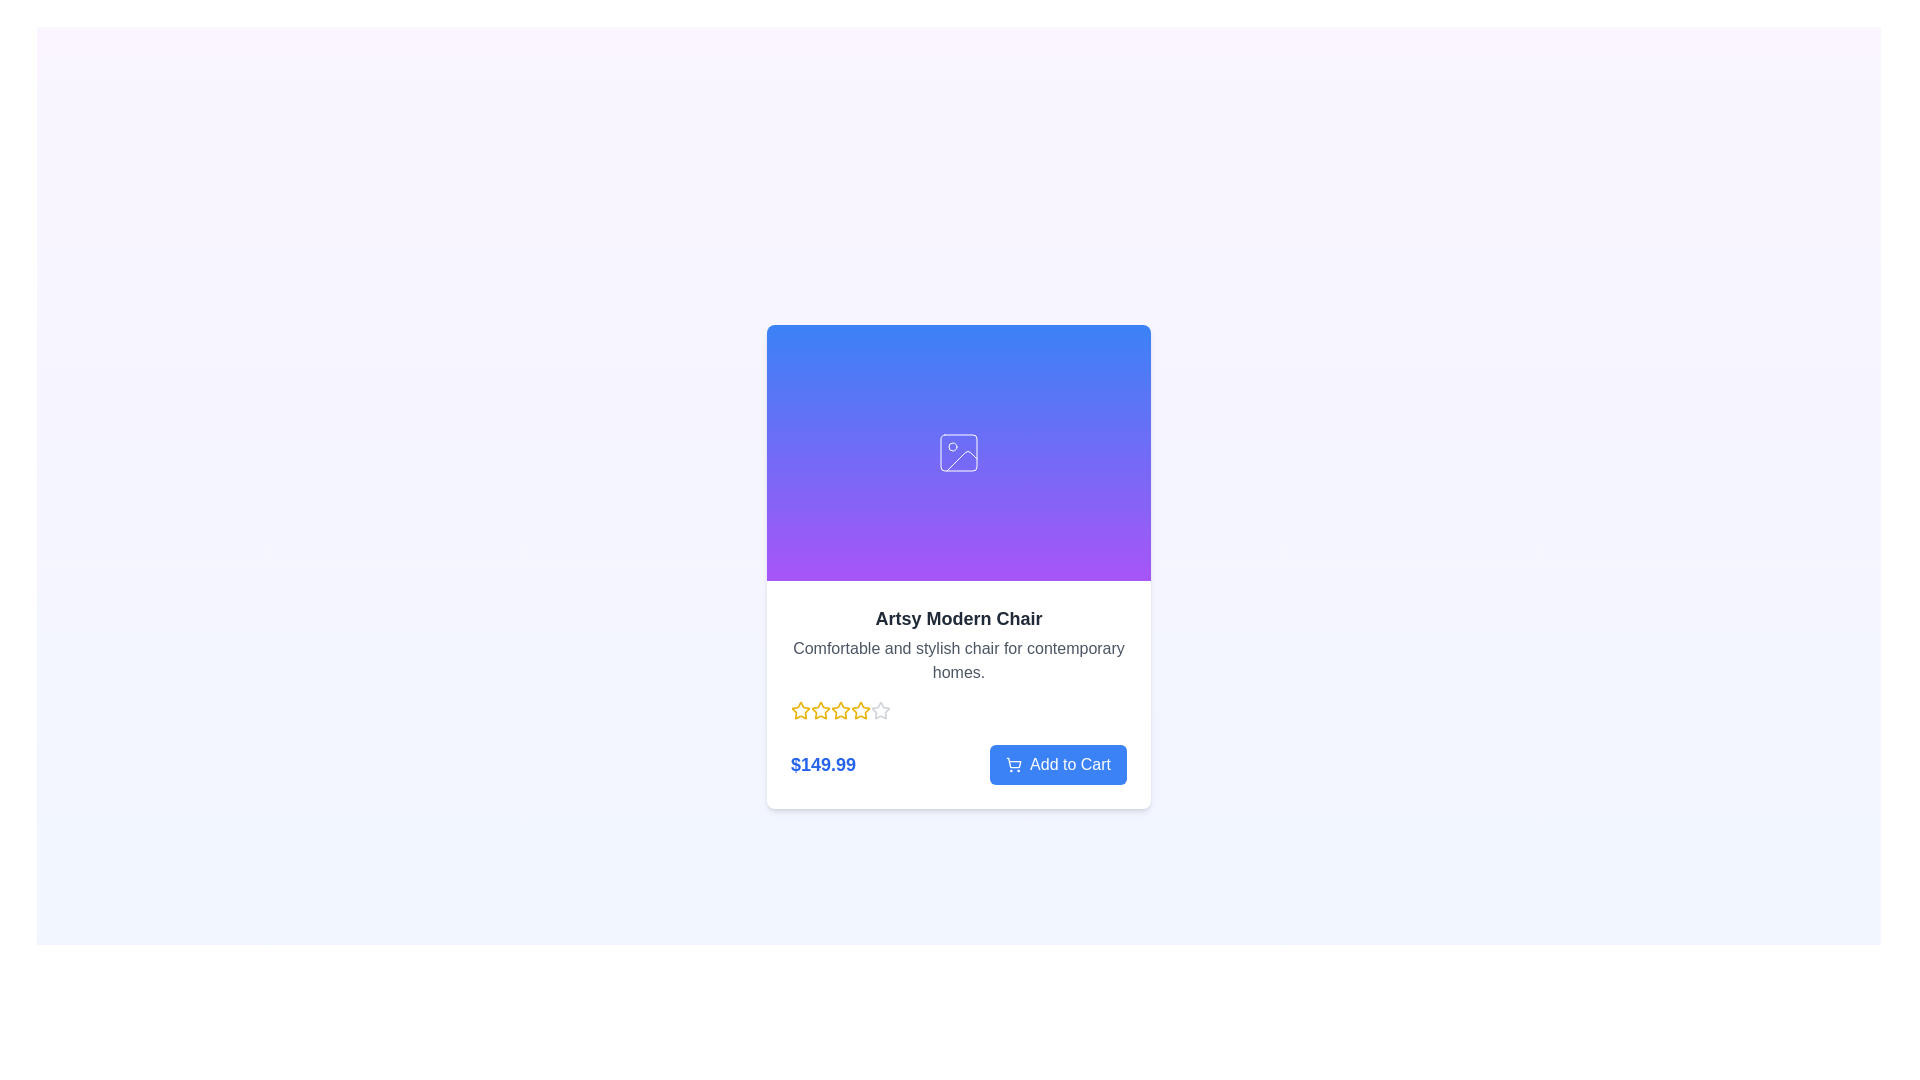 This screenshot has width=1920, height=1080. Describe the element at coordinates (820, 708) in the screenshot. I see `the second star rating icon below the 'Artsy Modern Chair' product description` at that location.